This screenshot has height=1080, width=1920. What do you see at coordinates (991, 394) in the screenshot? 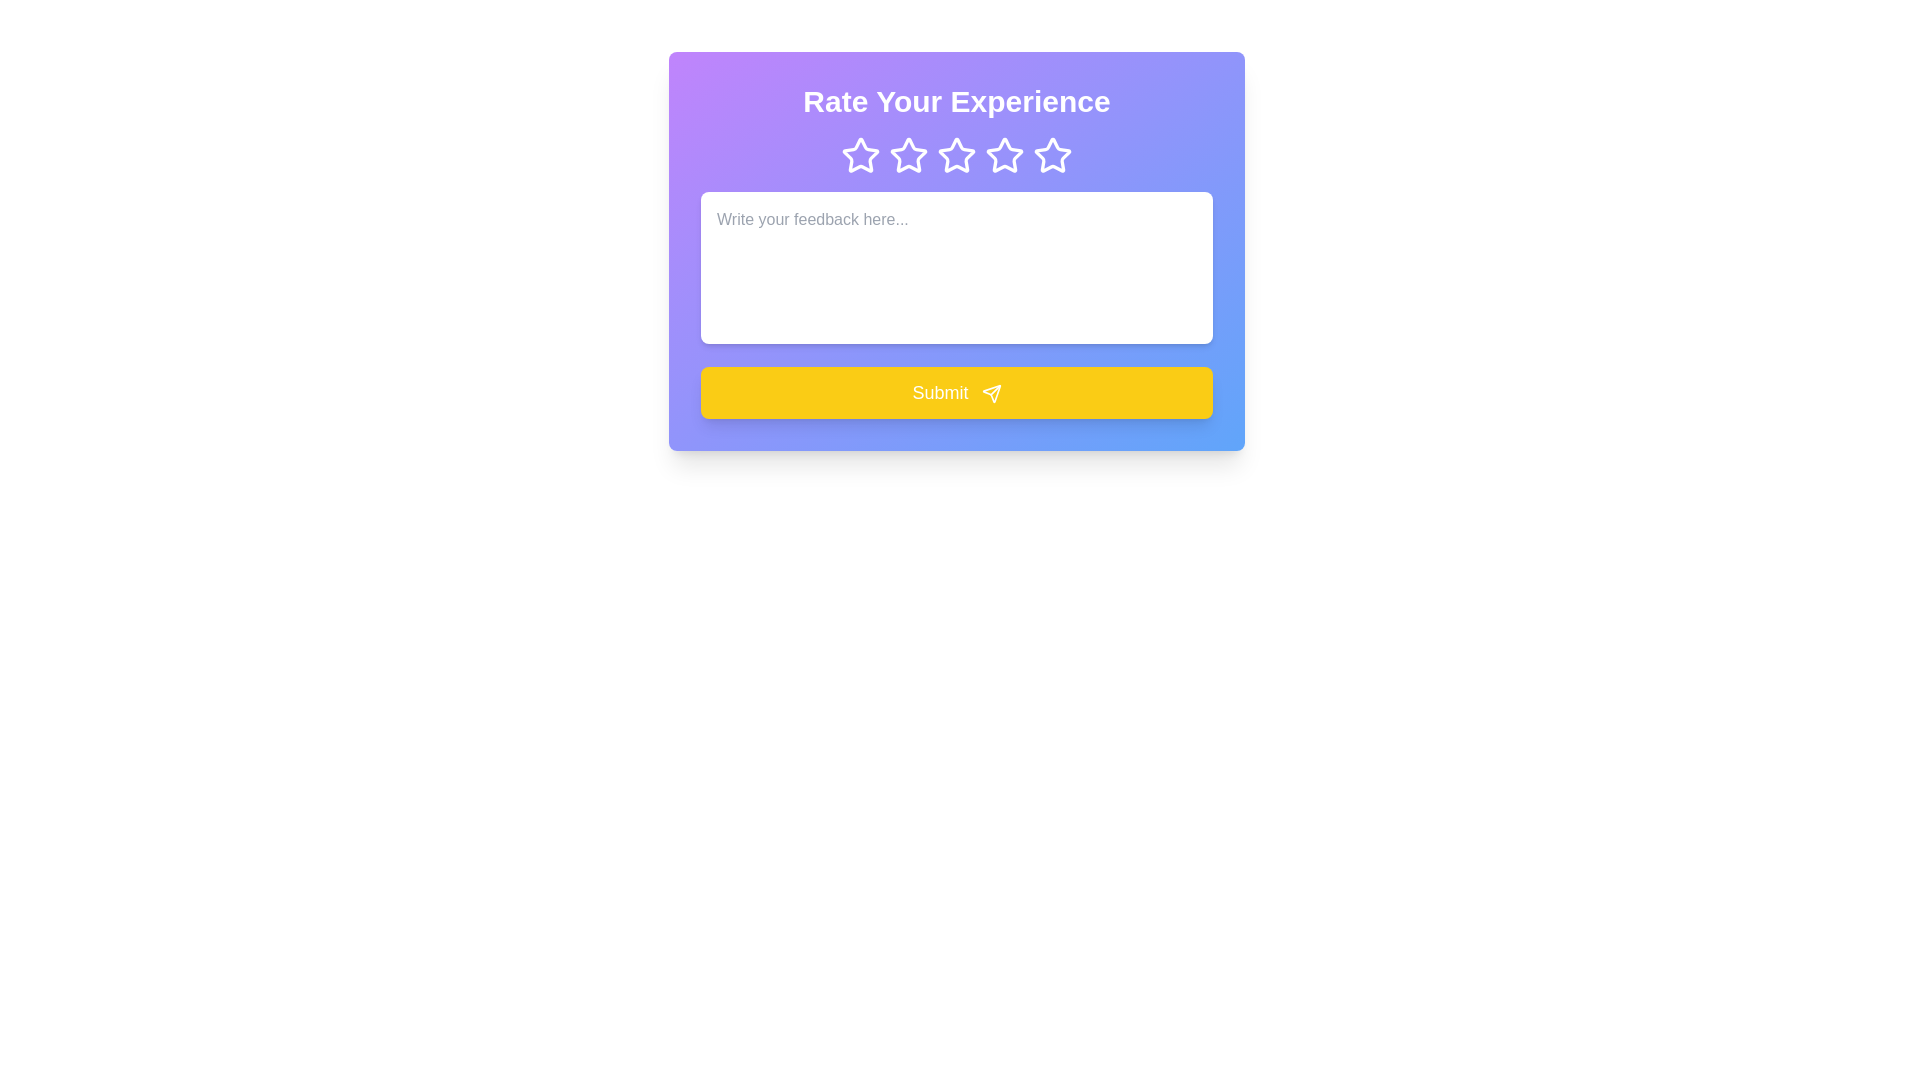
I see `the graphical representation of the 'Submit' button icon, which is part of the visual design indicating a sending action, located towards the right within the yellow button` at bounding box center [991, 394].